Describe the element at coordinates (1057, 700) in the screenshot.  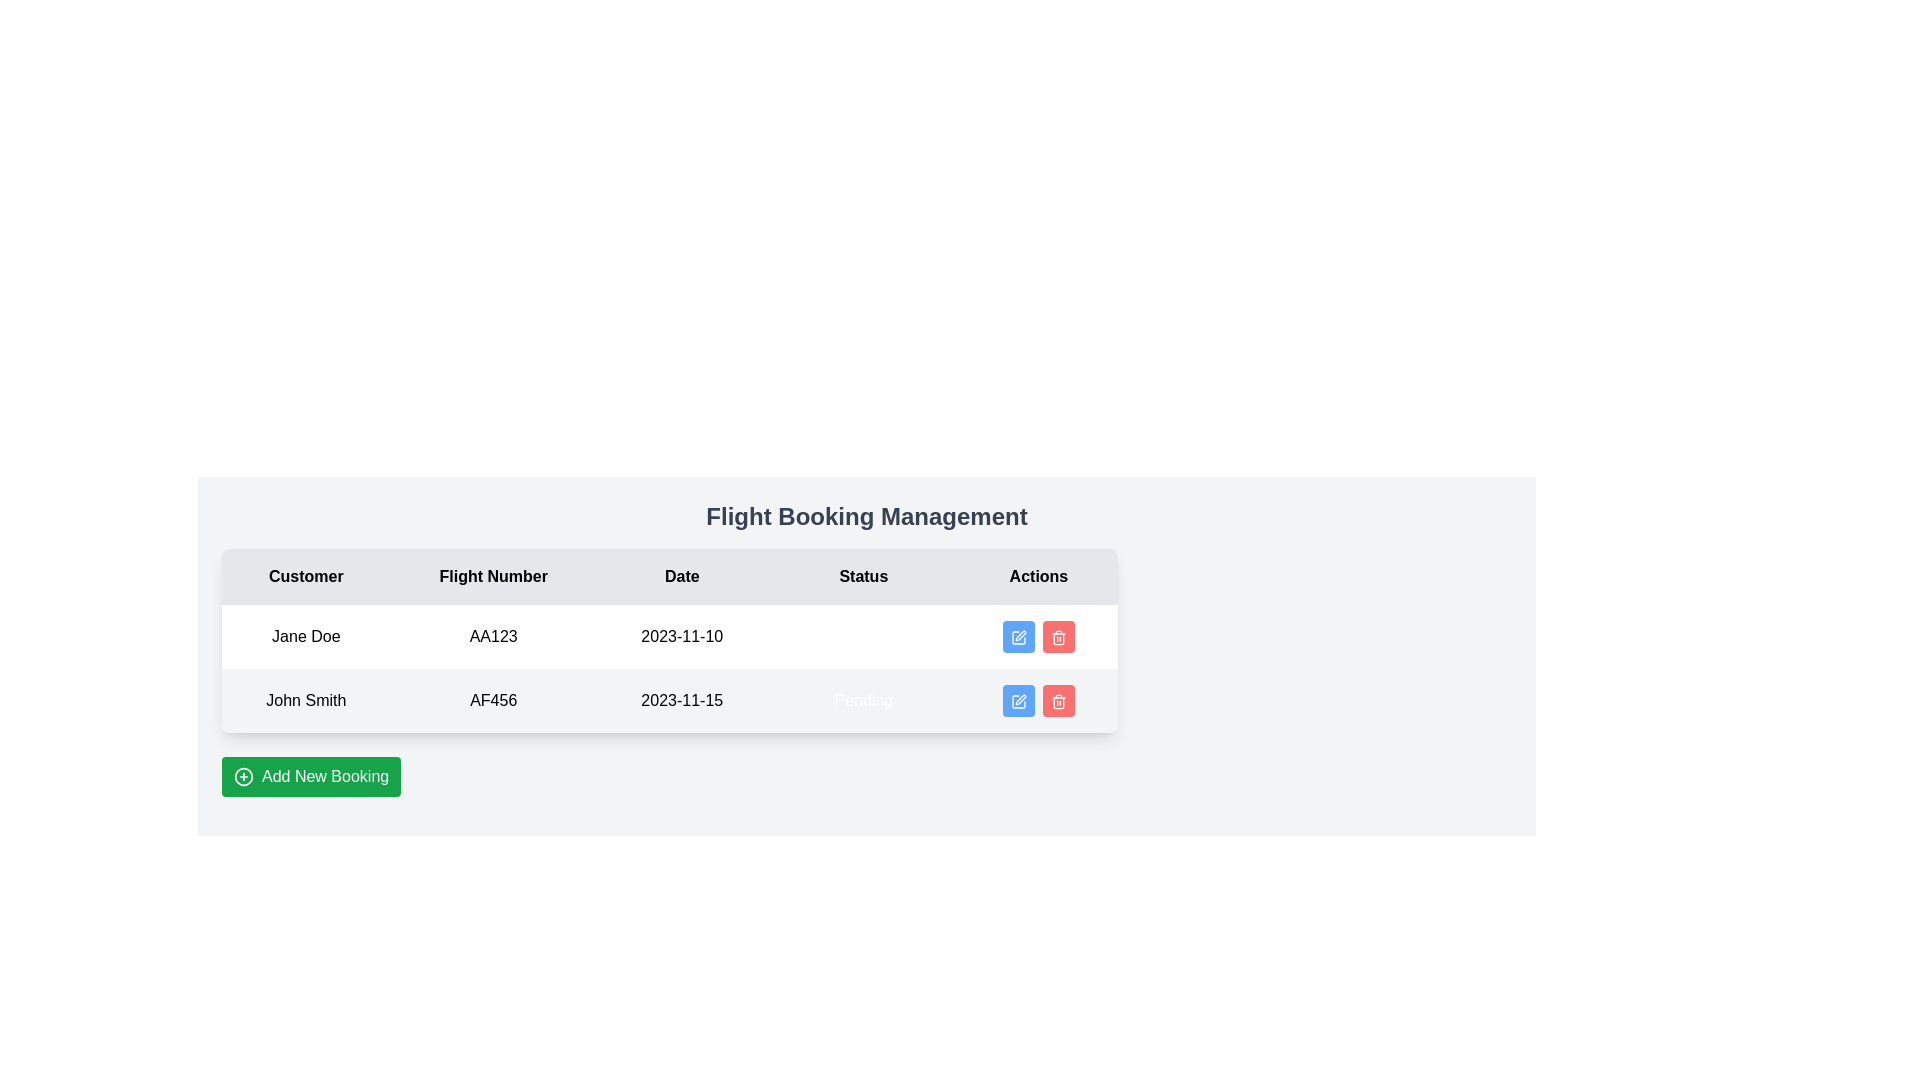
I see `the delete button located in the 'Actions' column of the second row in the flight booking management table` at that location.